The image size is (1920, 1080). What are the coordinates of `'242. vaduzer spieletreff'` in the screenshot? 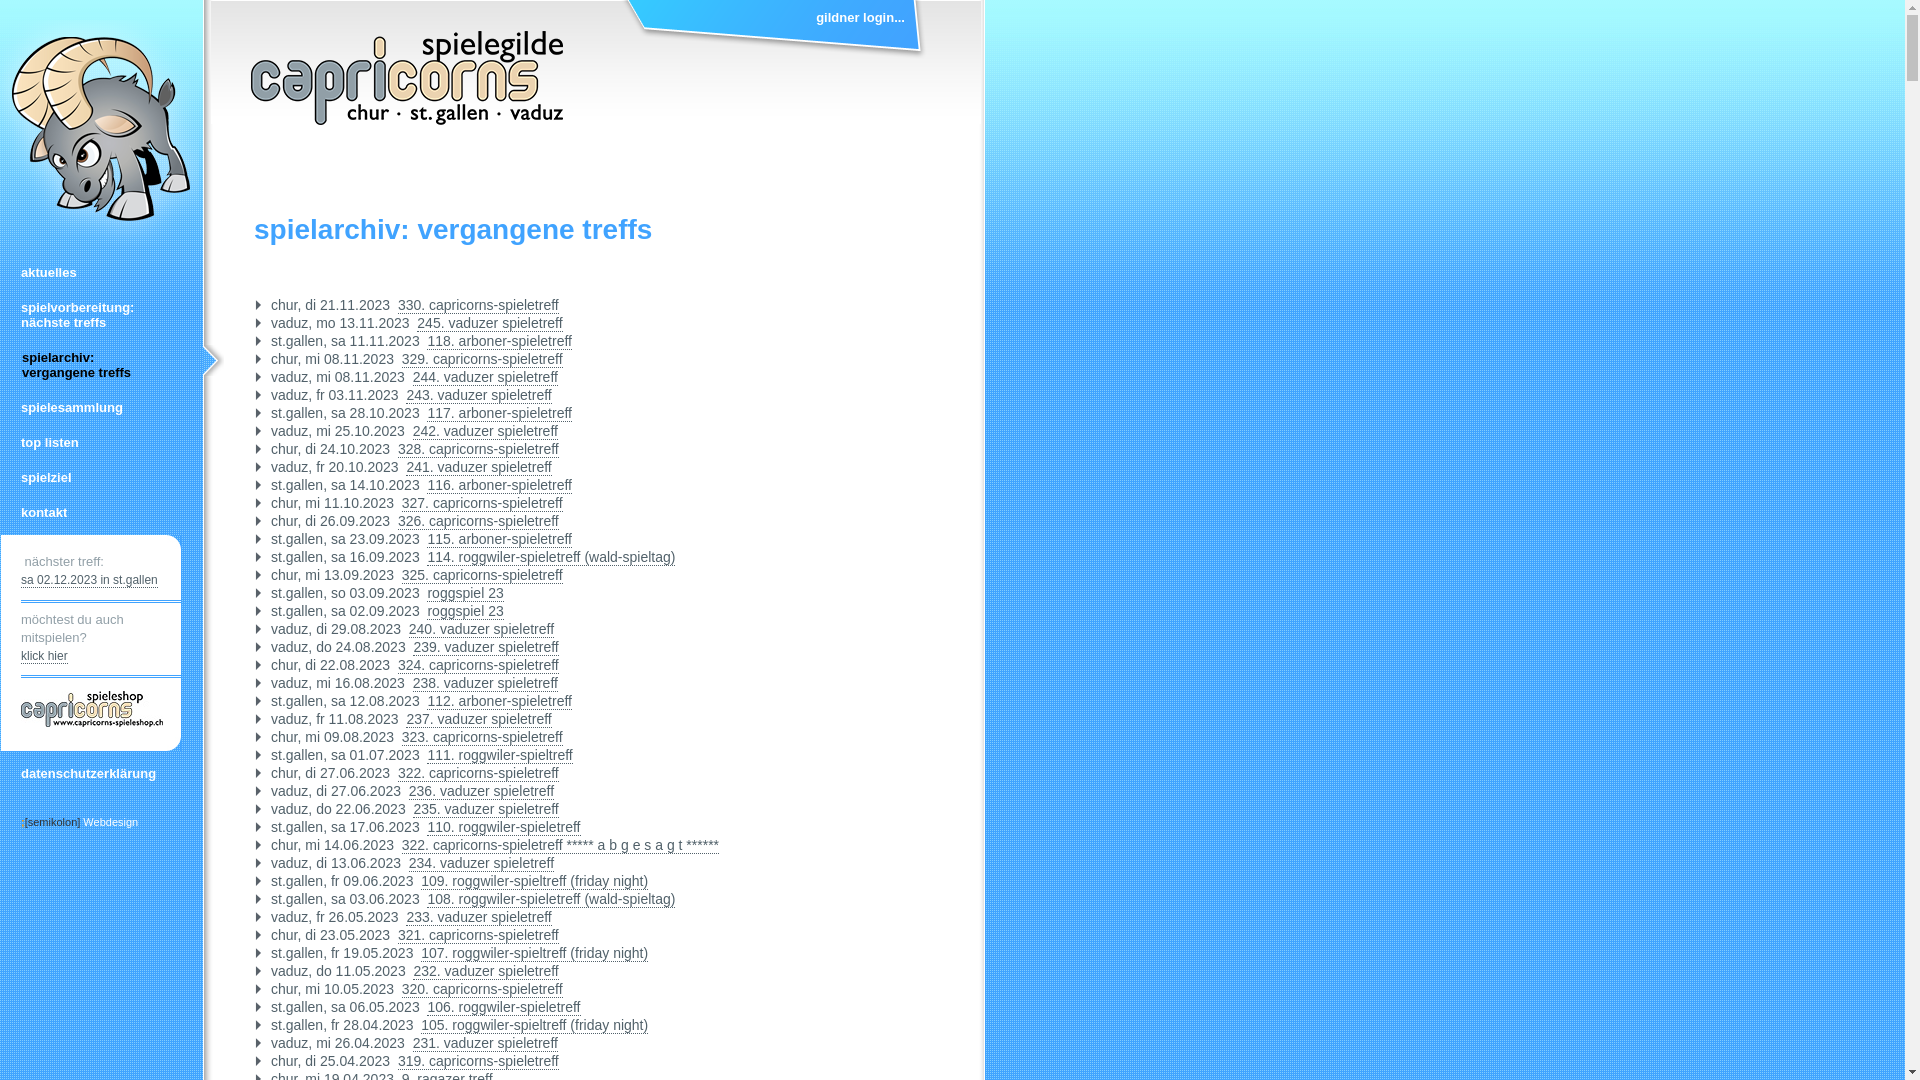 It's located at (485, 430).